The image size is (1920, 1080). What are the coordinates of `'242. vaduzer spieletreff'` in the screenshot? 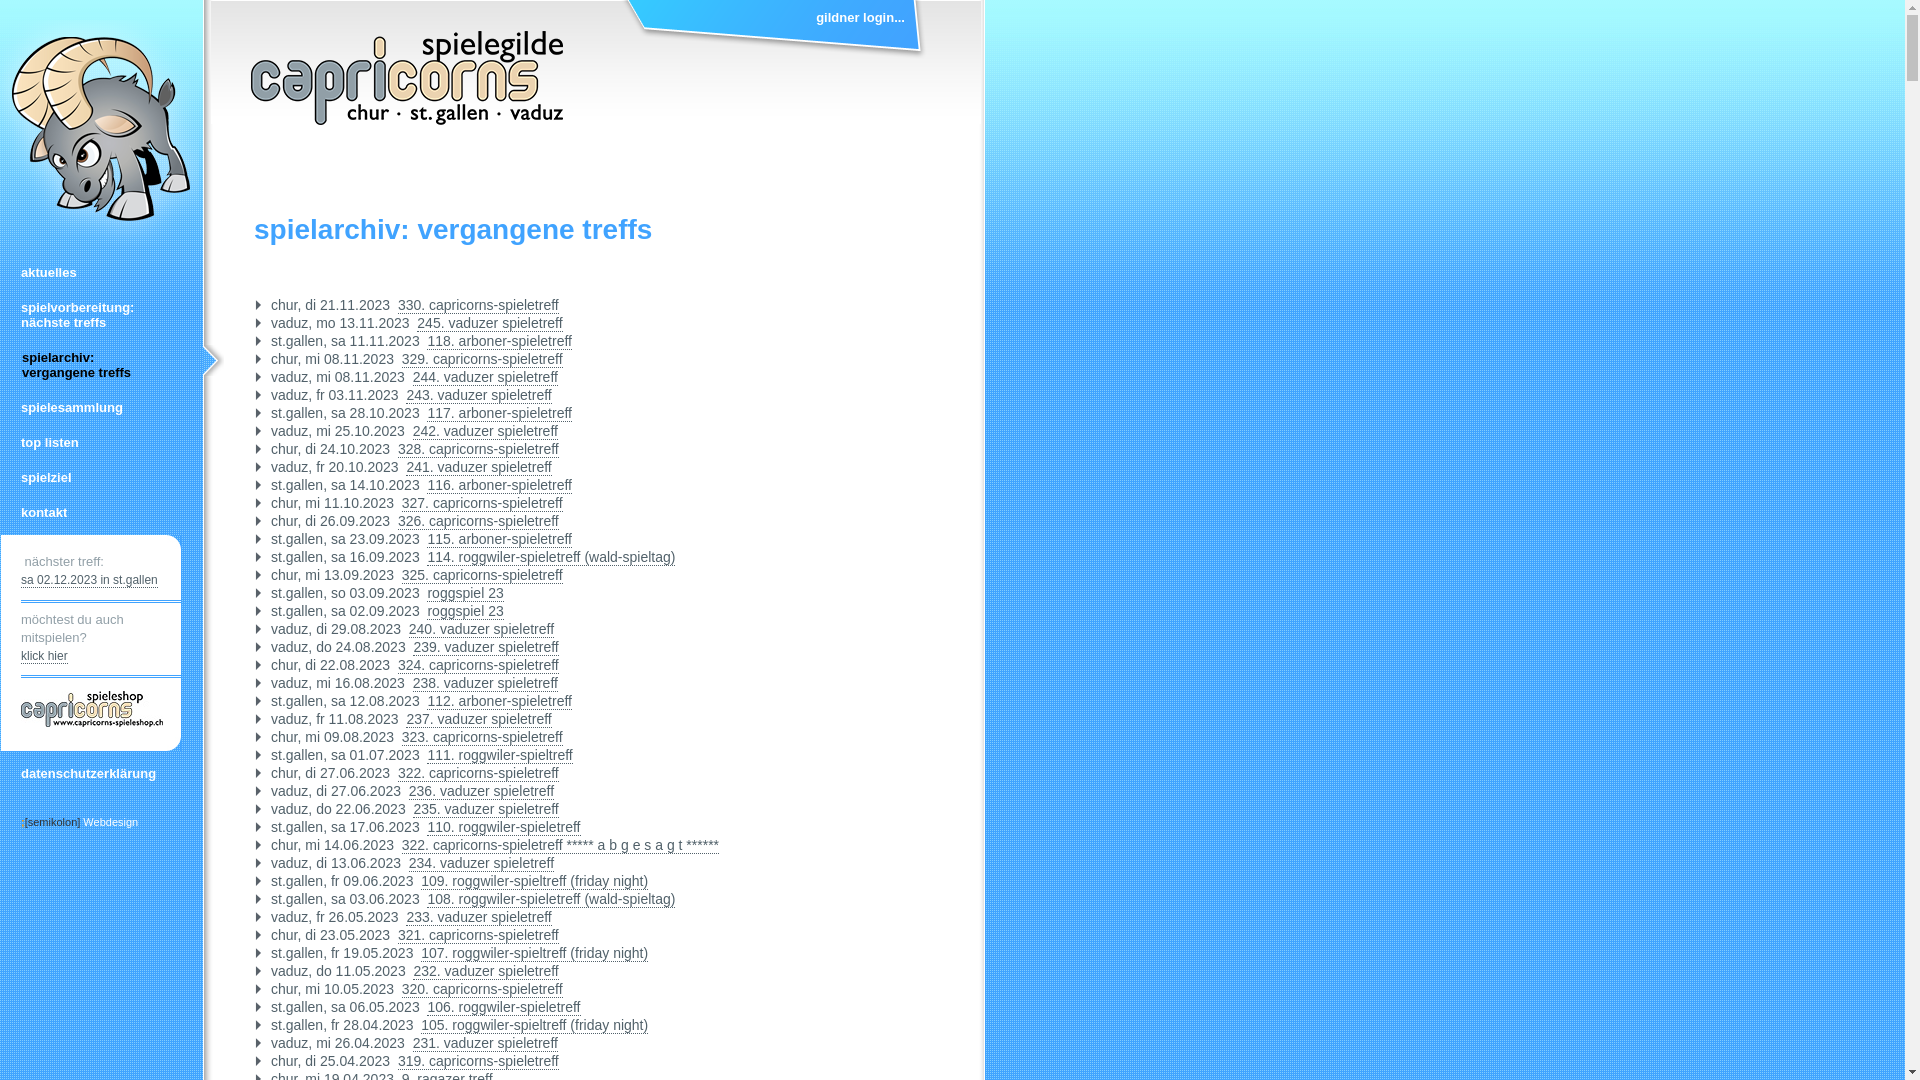 It's located at (485, 430).